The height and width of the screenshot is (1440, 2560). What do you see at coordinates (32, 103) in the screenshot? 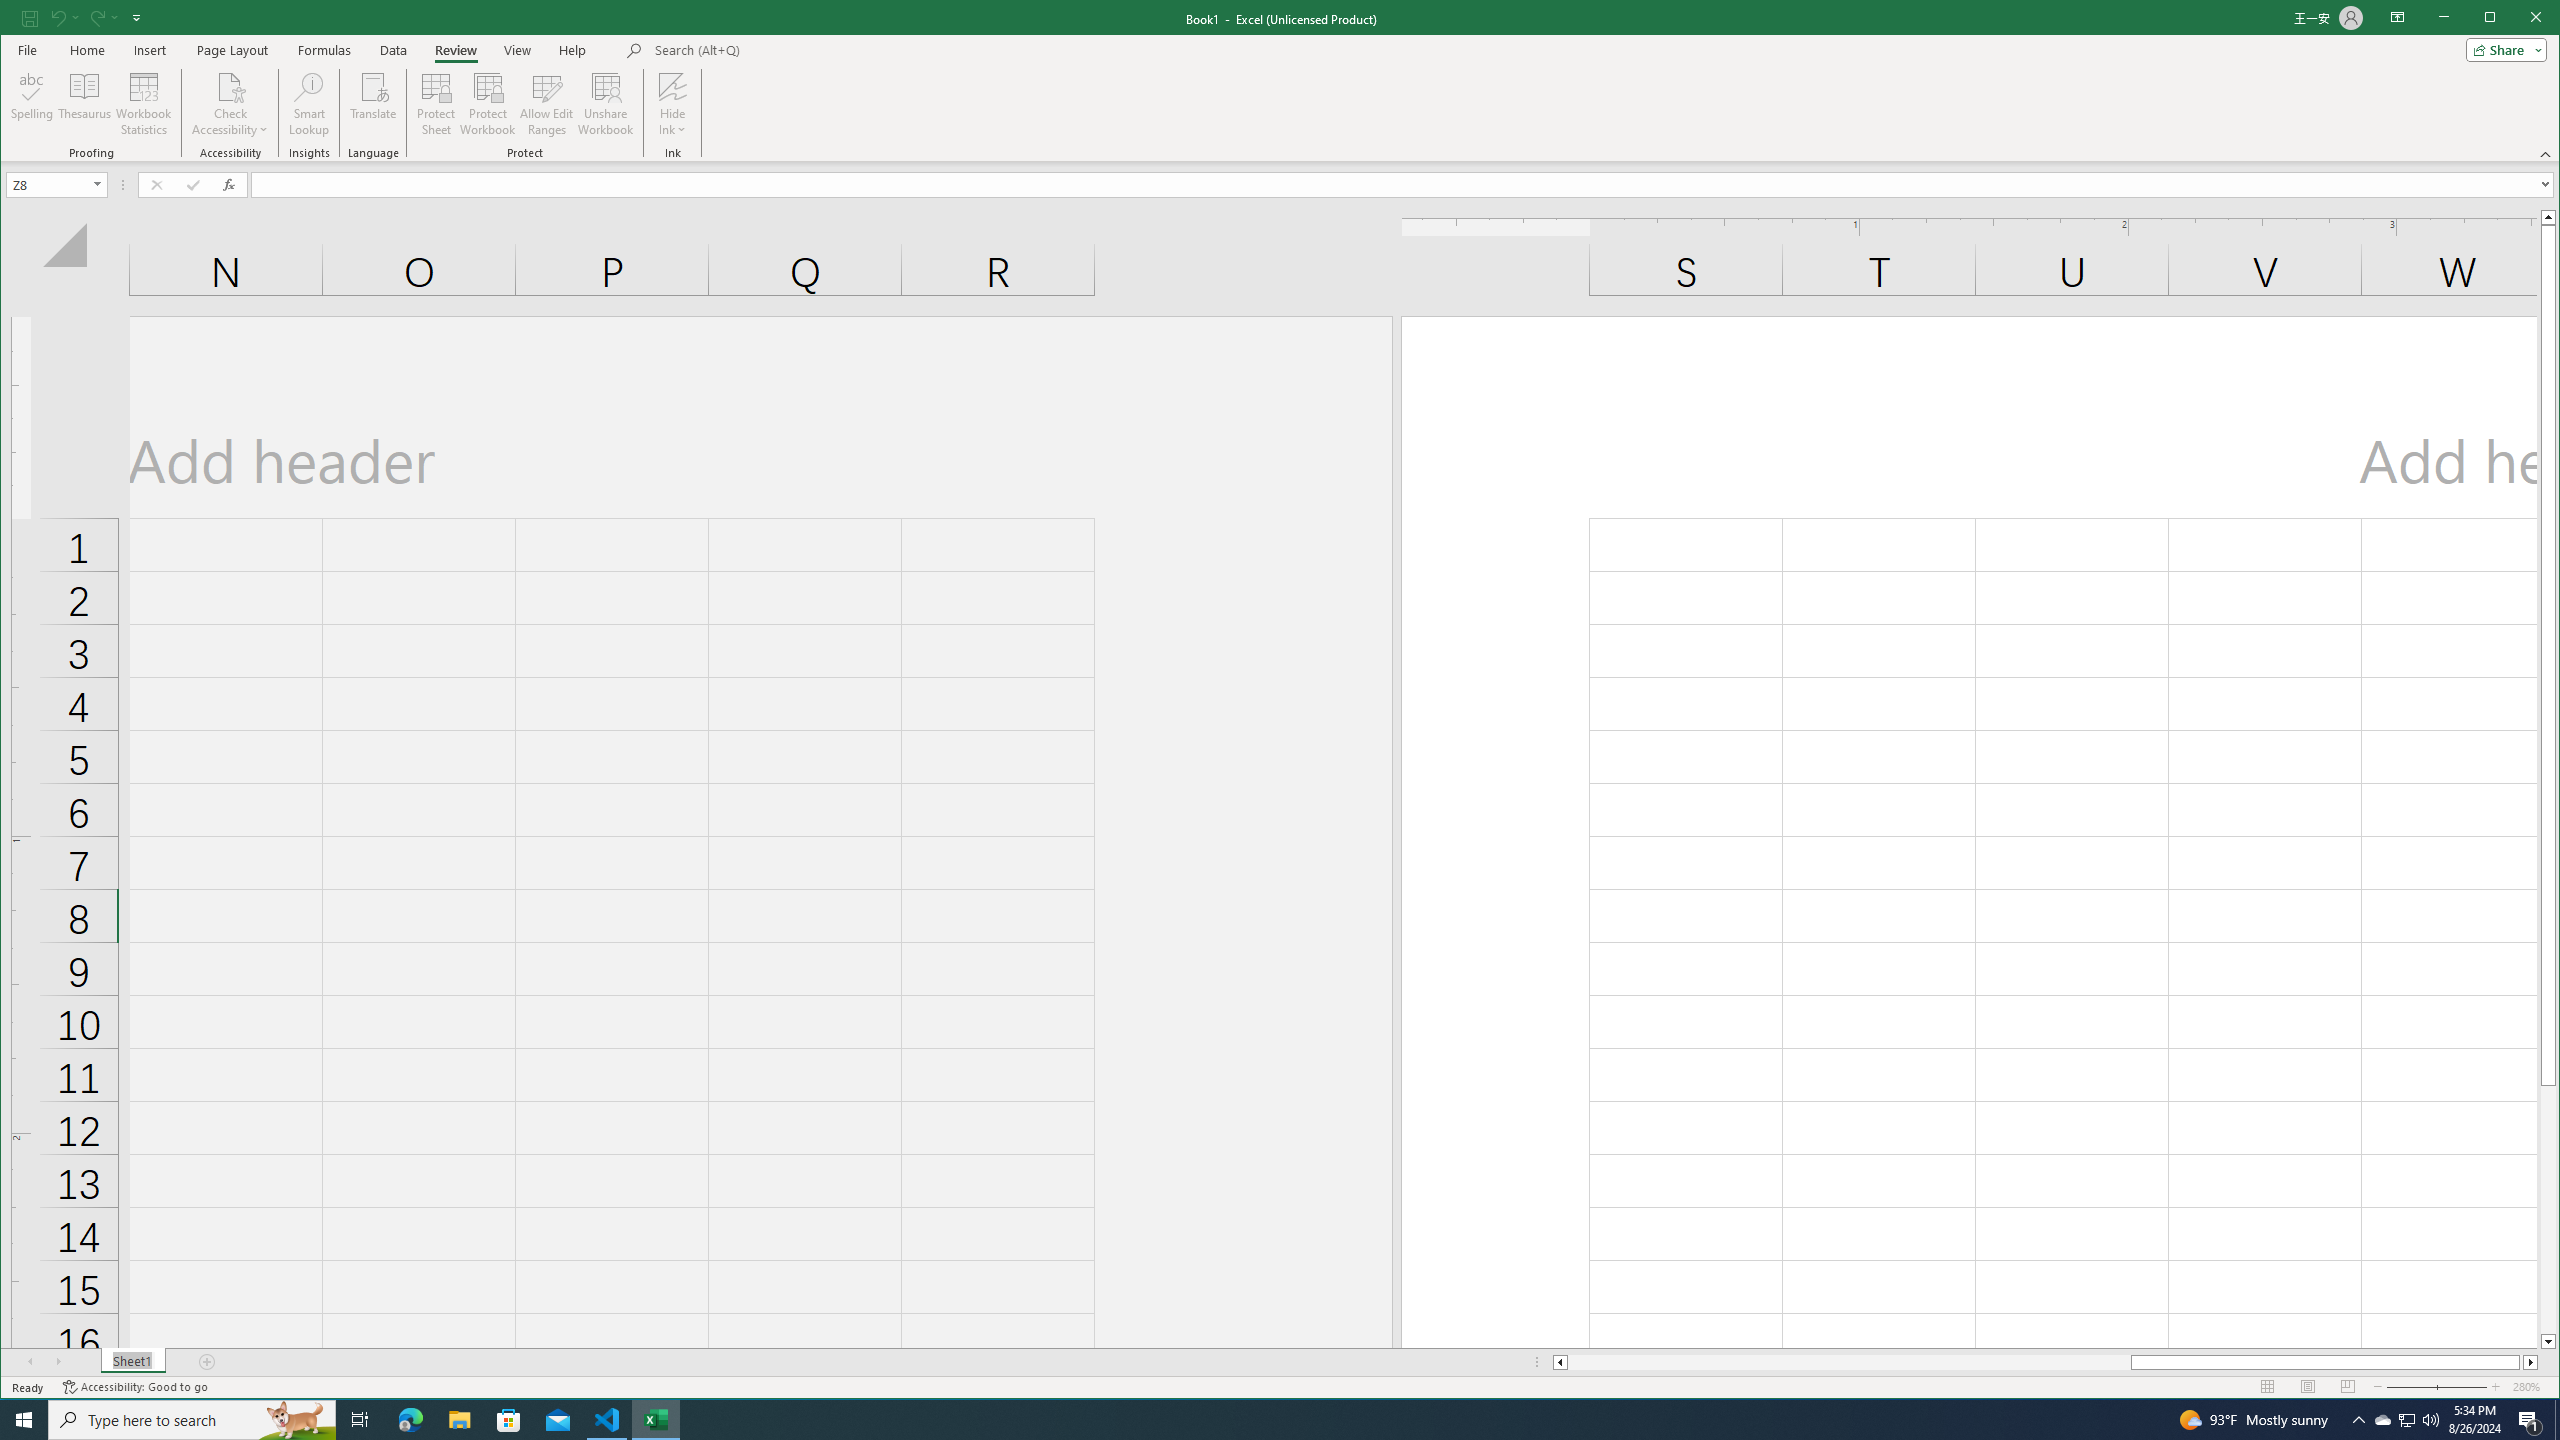
I see `'Spelling...'` at bounding box center [32, 103].